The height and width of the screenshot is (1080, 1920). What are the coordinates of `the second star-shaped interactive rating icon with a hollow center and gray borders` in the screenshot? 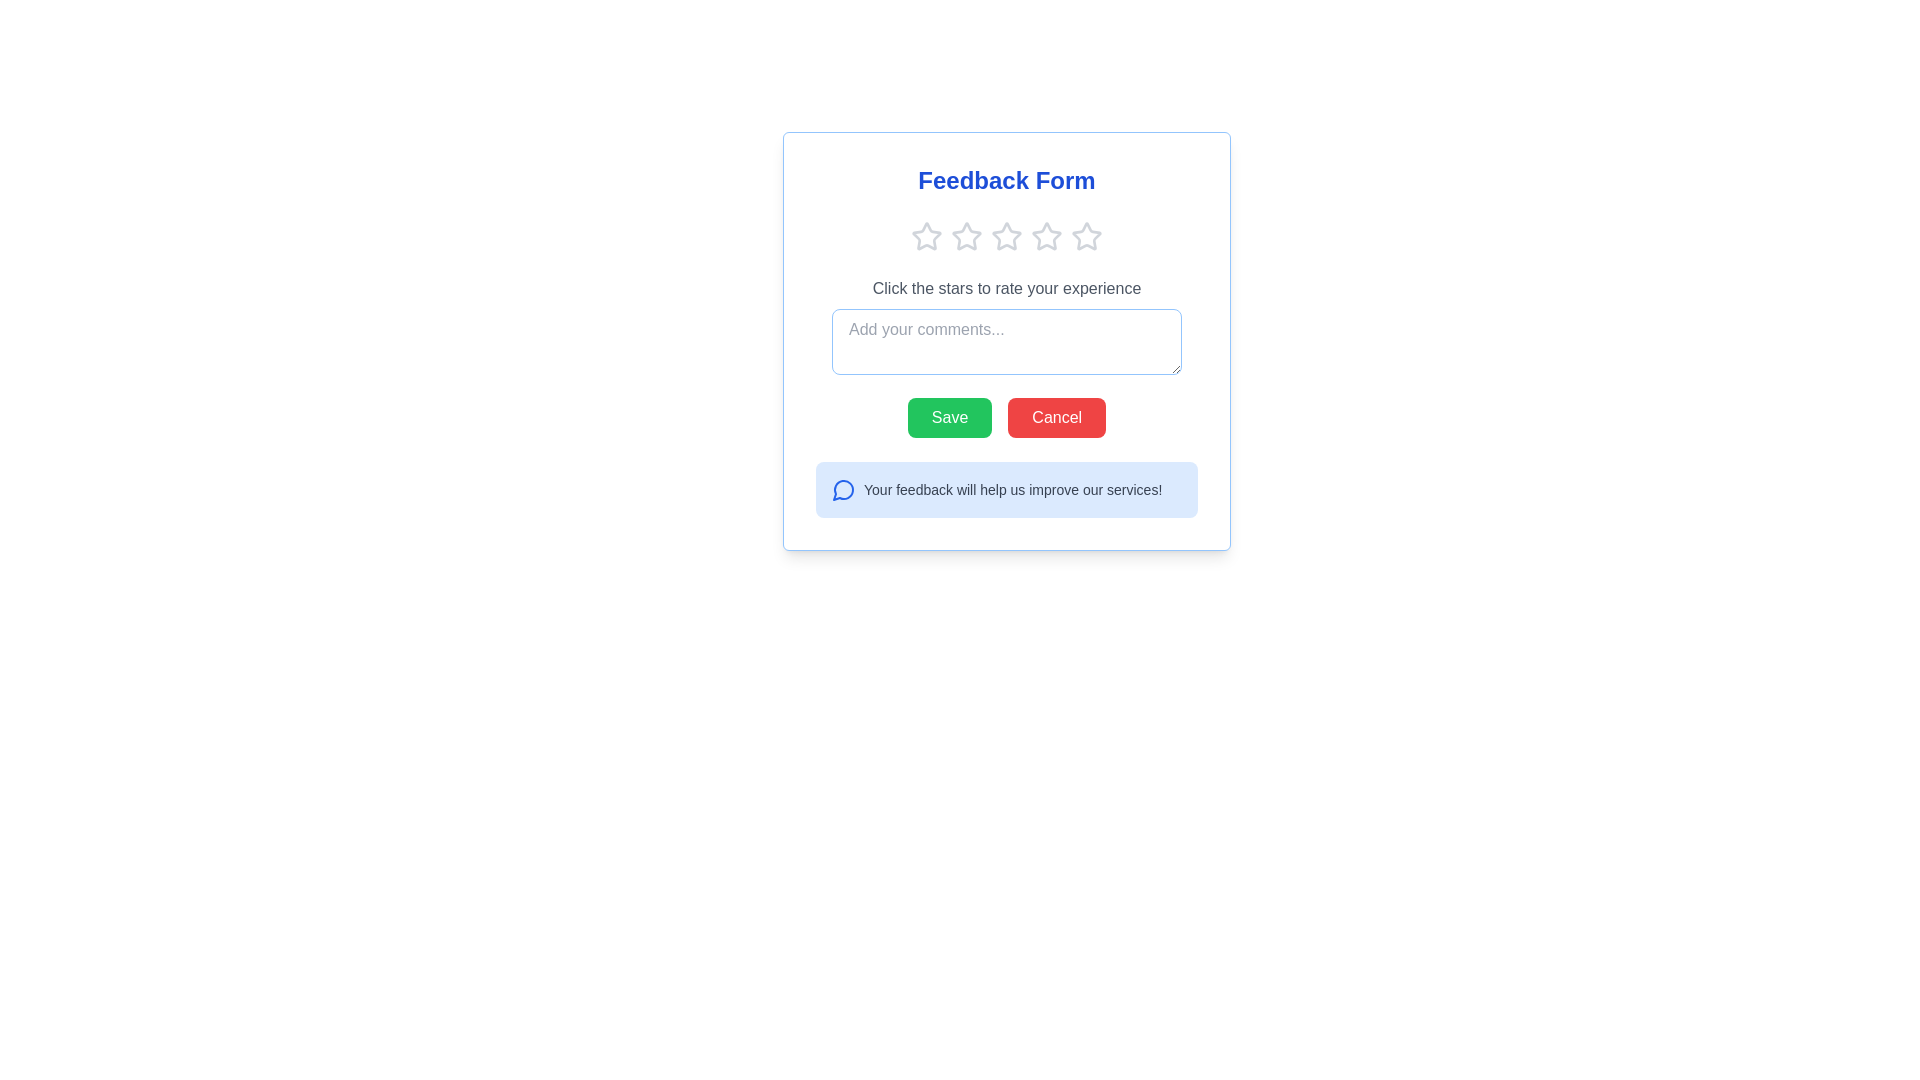 It's located at (1007, 235).